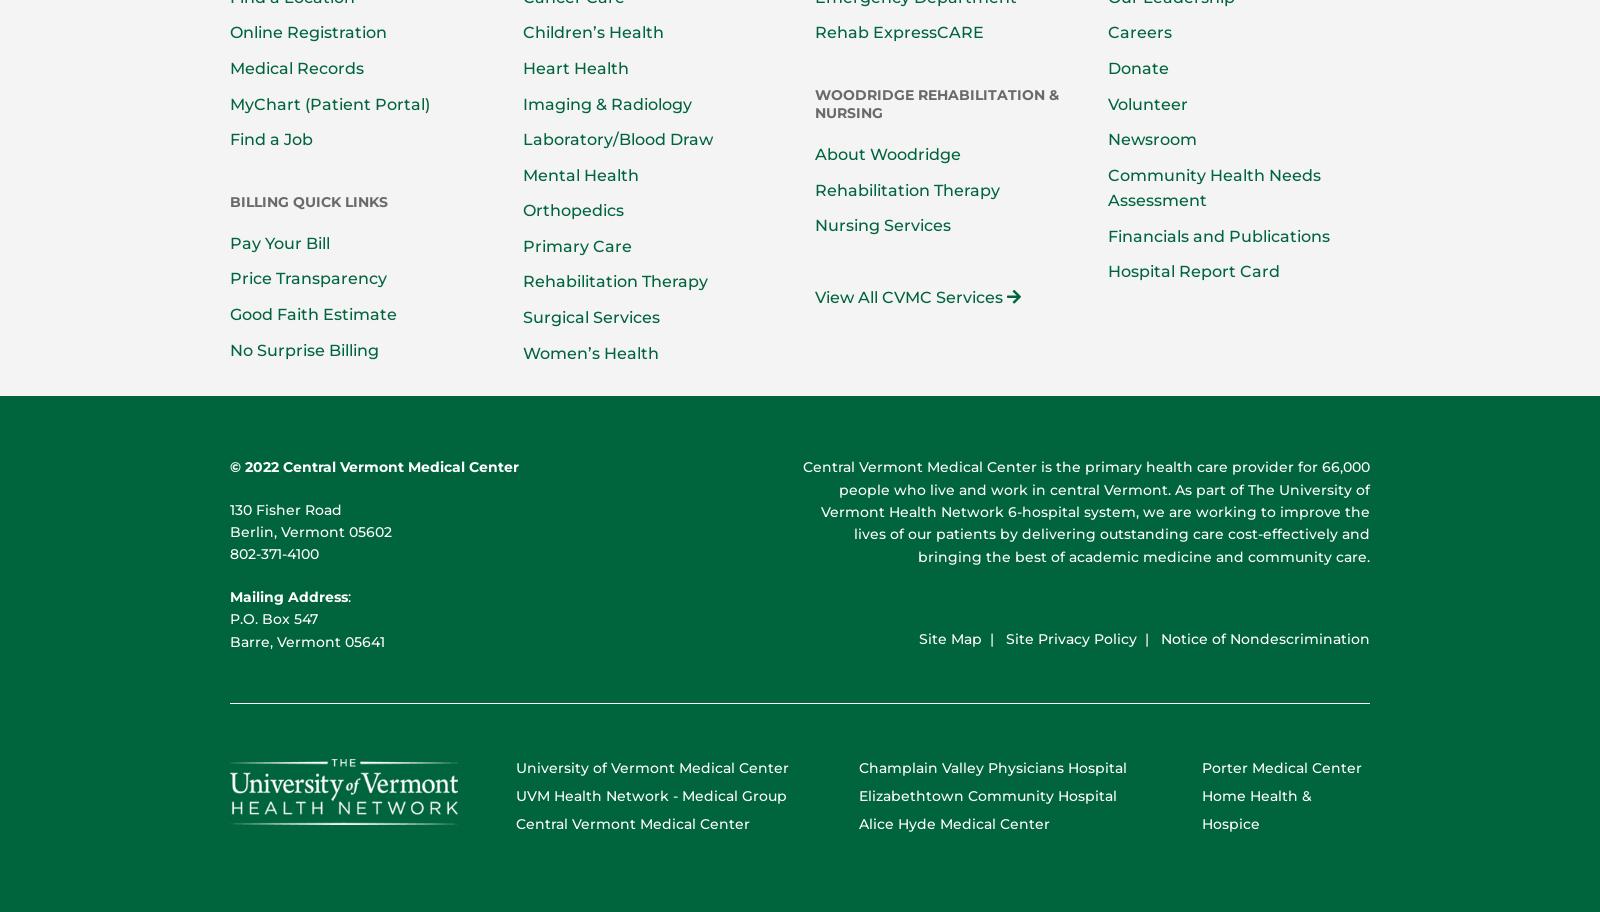 The width and height of the screenshot is (1600, 912). I want to click on 'Rehab ExpressCARE', so click(814, 32).